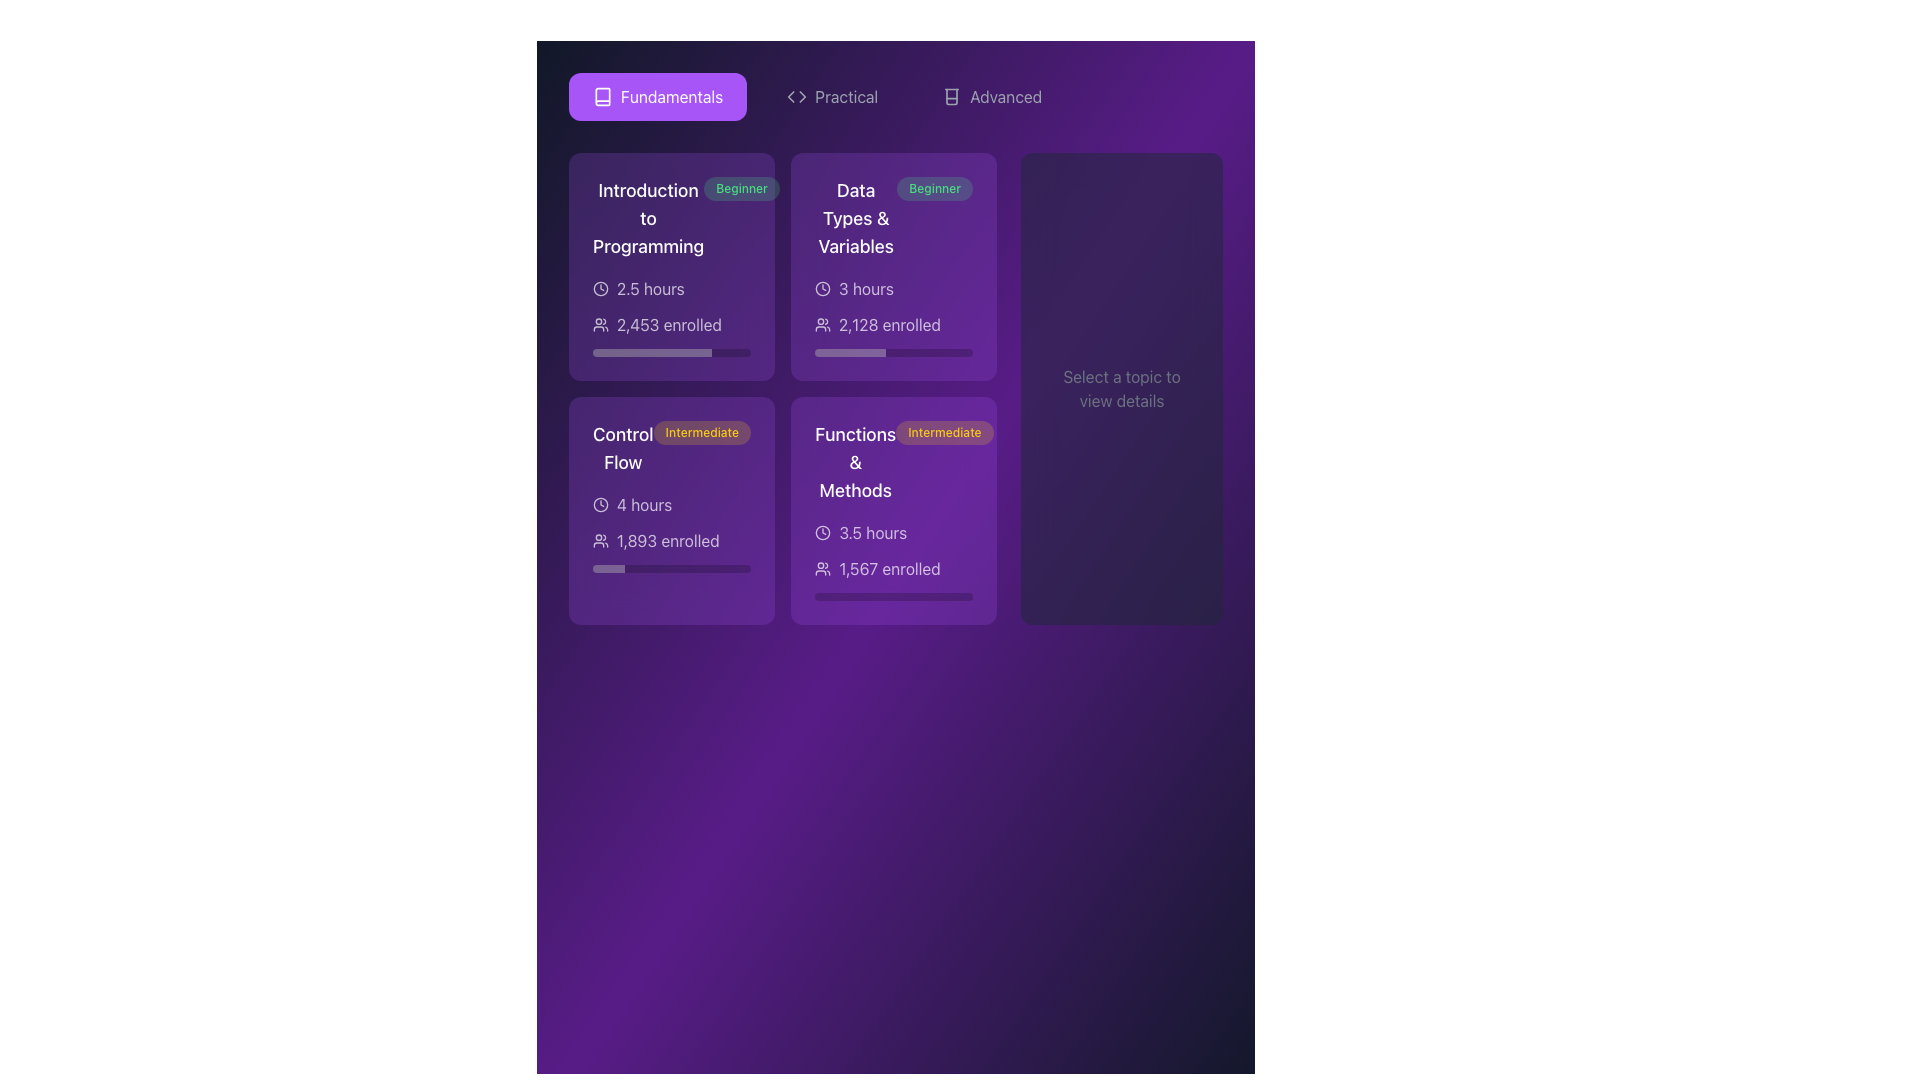 Image resolution: width=1920 pixels, height=1080 pixels. What do you see at coordinates (822, 323) in the screenshot?
I see `the enrollment icon located in the 'Data Types & Variables' card, positioned to the left of the text '2,128 enrolled' and above the progress bar` at bounding box center [822, 323].